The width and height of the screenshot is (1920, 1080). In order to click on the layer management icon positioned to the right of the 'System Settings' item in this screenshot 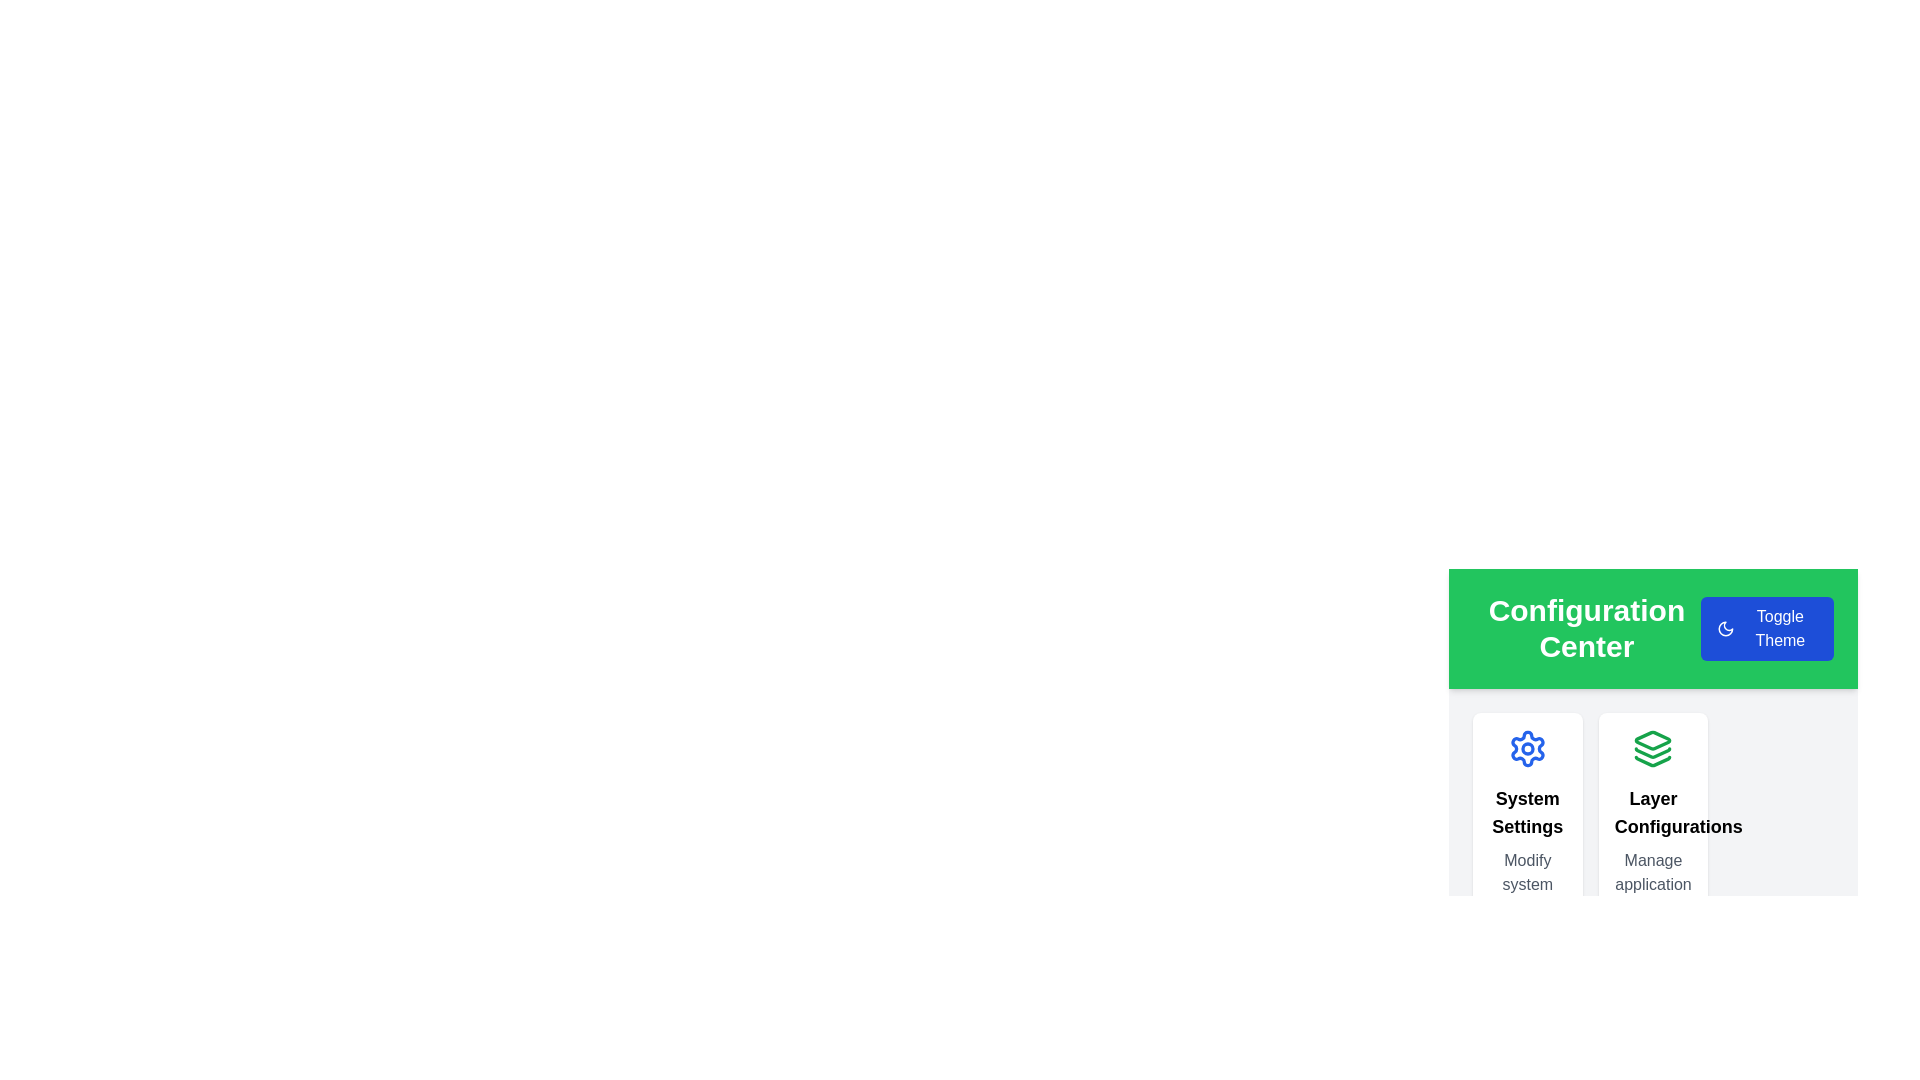, I will do `click(1653, 740)`.